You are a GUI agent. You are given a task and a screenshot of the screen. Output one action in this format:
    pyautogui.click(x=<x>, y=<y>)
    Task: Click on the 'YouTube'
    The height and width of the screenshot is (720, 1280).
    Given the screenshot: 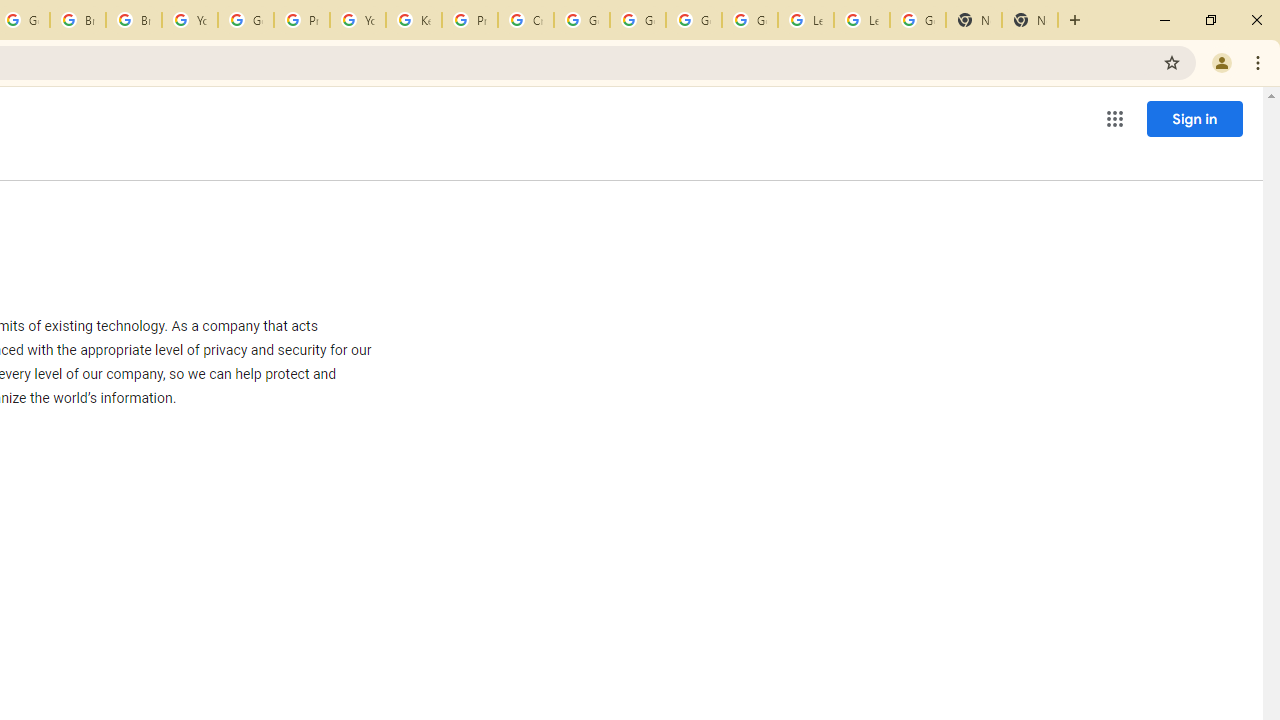 What is the action you would take?
    pyautogui.click(x=358, y=20)
    